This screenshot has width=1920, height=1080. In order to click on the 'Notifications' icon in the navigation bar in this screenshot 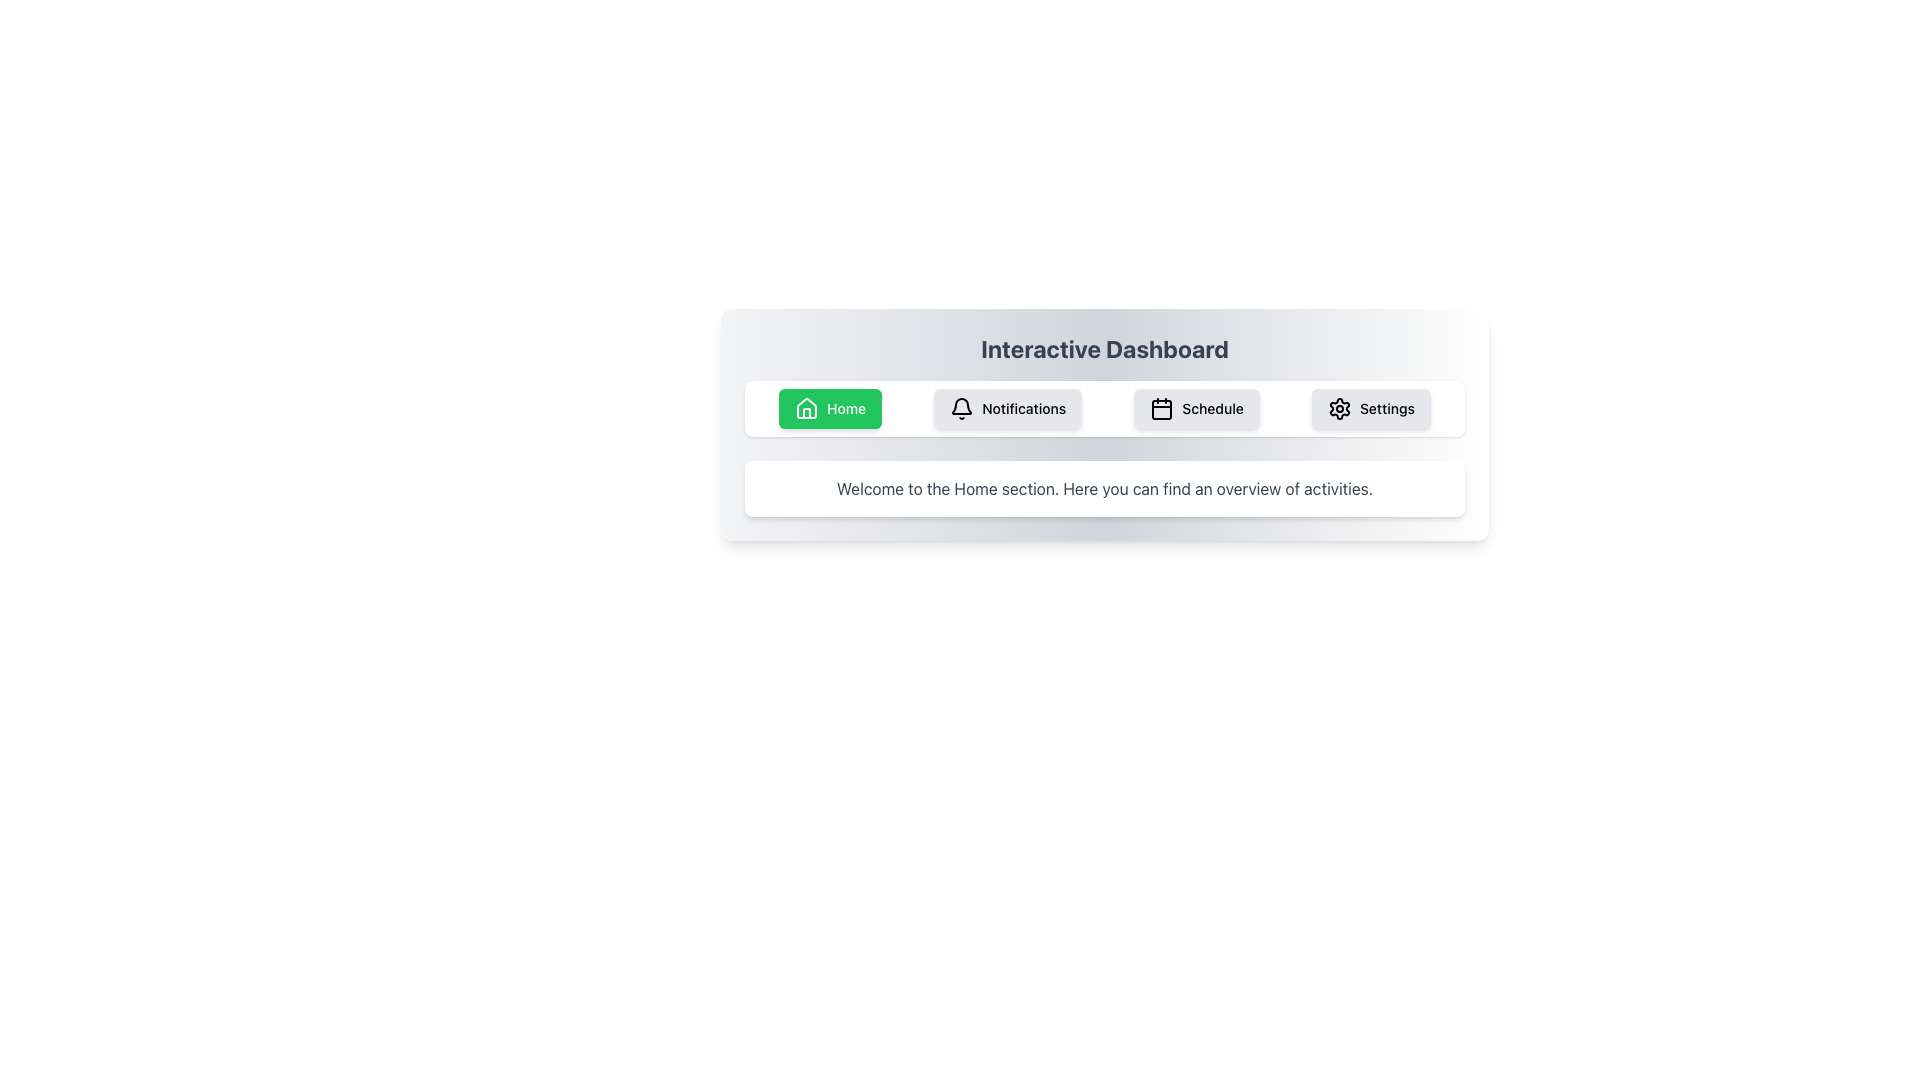, I will do `click(962, 405)`.